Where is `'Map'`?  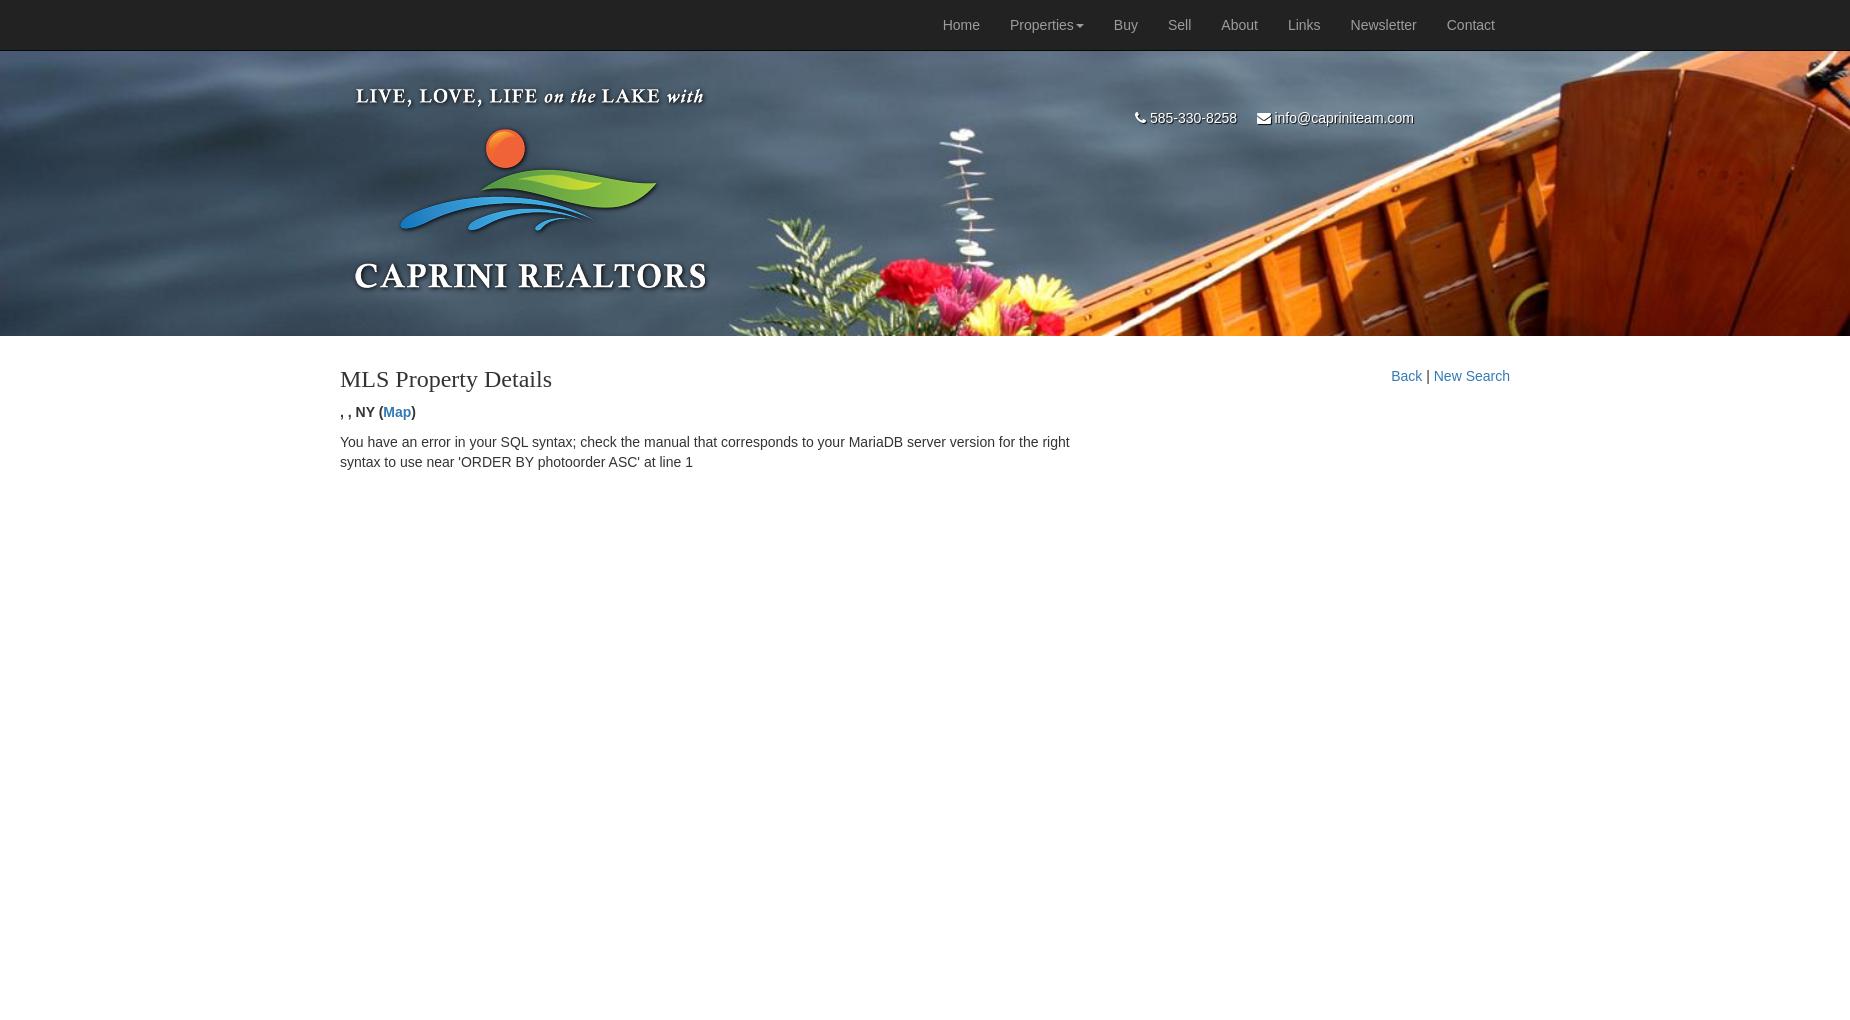
'Map' is located at coordinates (396, 411).